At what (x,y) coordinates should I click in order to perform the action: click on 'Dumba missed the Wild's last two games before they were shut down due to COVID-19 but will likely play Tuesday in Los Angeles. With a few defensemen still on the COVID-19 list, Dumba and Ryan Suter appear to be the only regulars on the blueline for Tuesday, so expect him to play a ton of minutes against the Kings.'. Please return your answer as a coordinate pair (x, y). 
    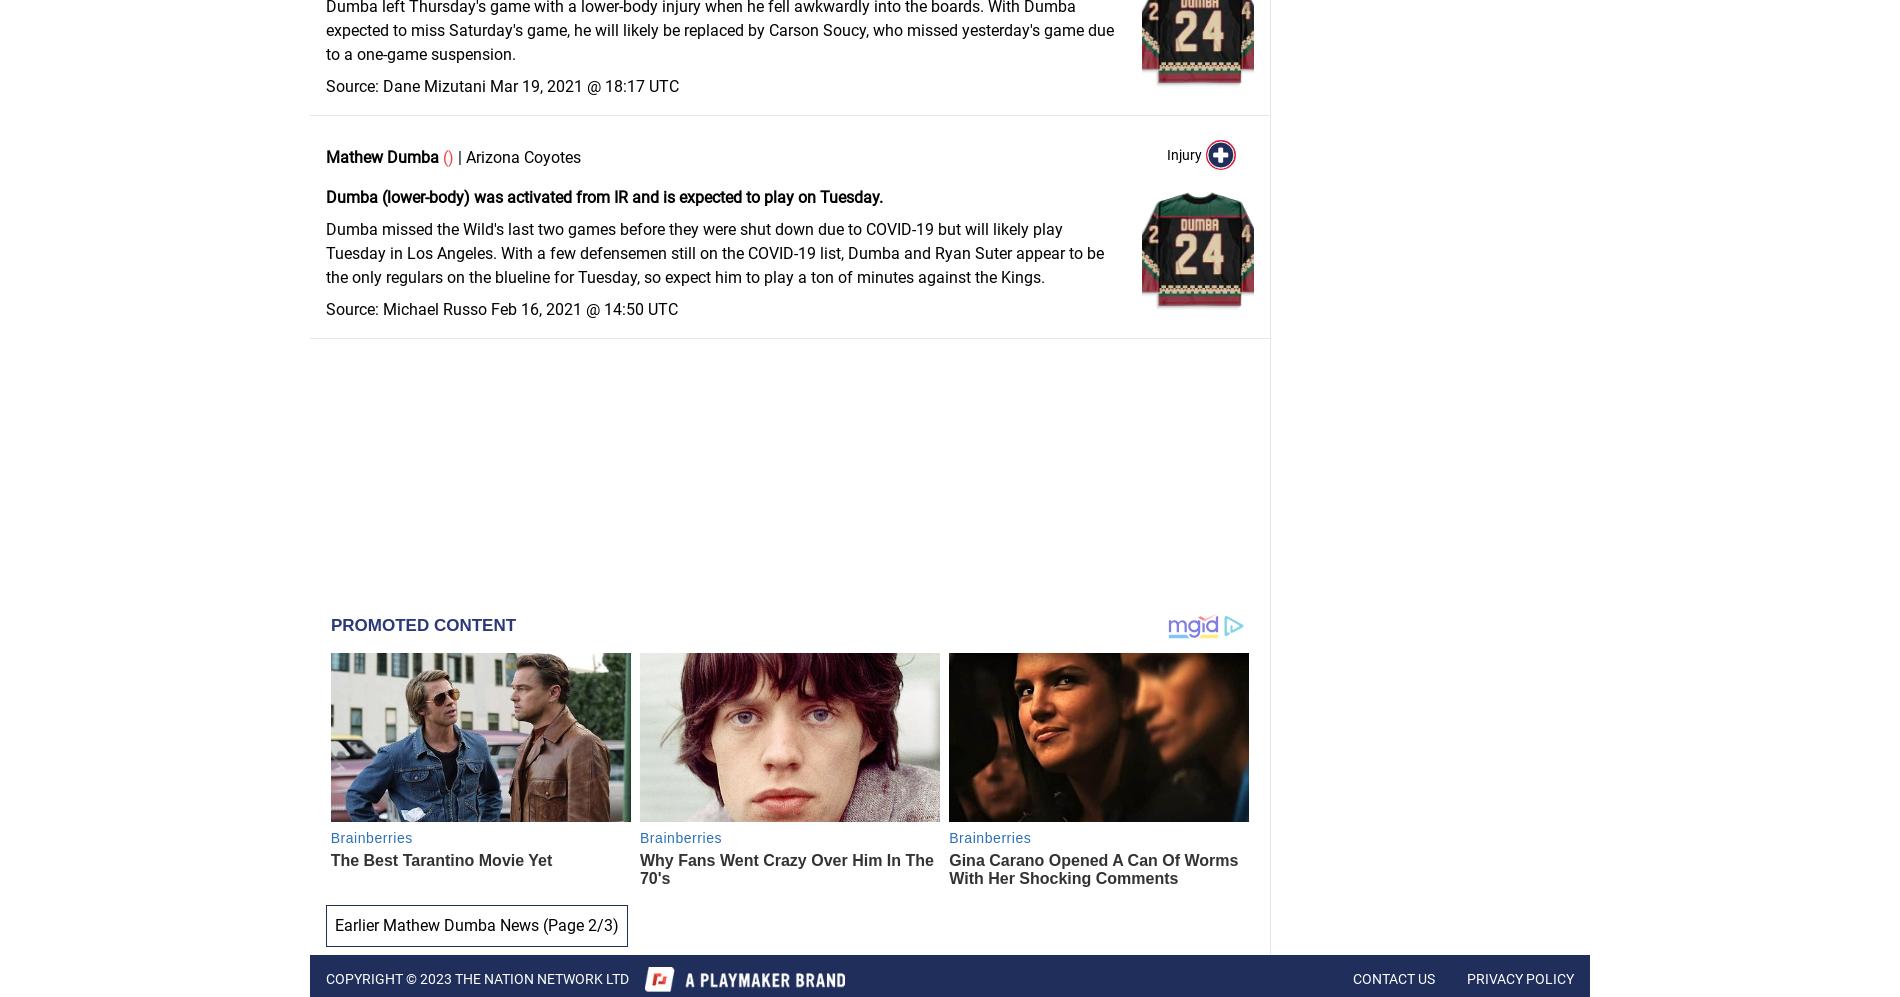
    Looking at the image, I should click on (713, 252).